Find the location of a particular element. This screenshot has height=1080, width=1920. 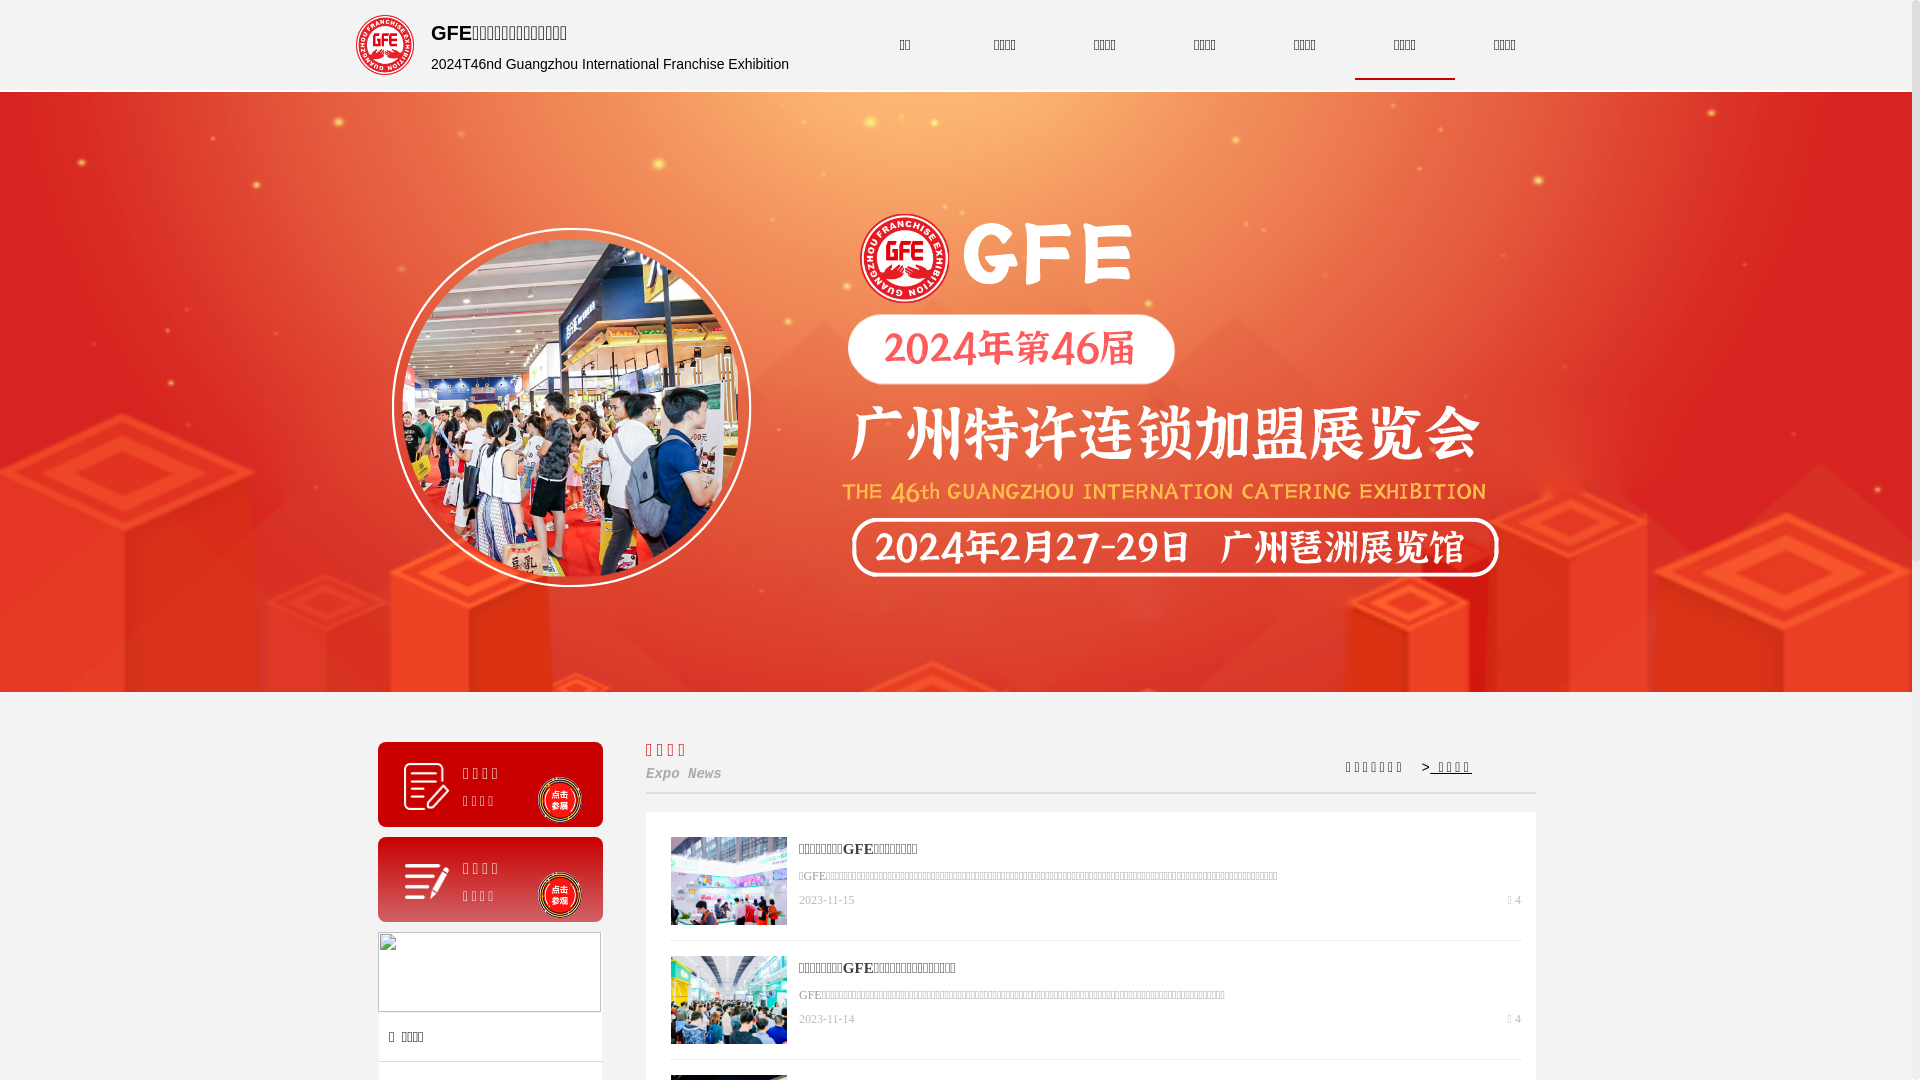

'2024T46nd Guangzhou International Franchise Exhibition' is located at coordinates (608, 64).